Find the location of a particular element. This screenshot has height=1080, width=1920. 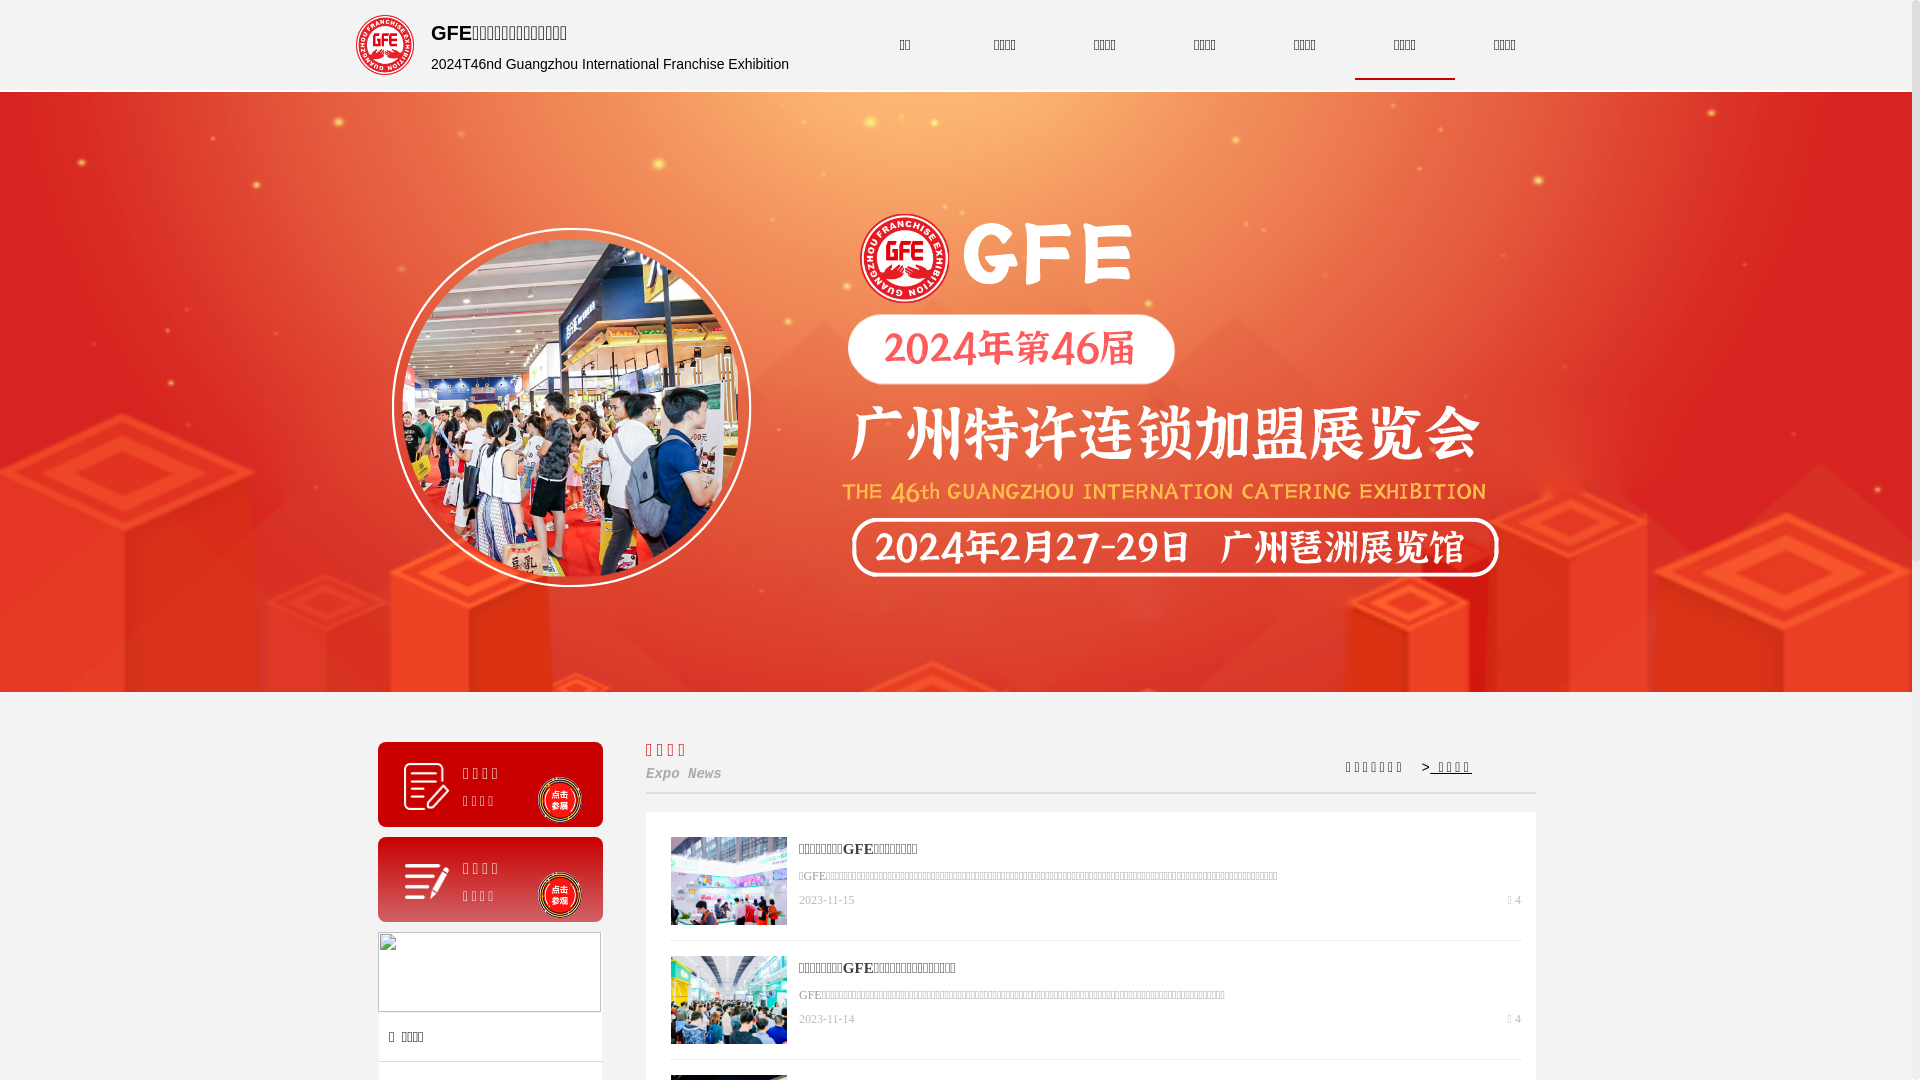

'2024T46nd Guangzhou International Franchise Exhibition' is located at coordinates (608, 64).